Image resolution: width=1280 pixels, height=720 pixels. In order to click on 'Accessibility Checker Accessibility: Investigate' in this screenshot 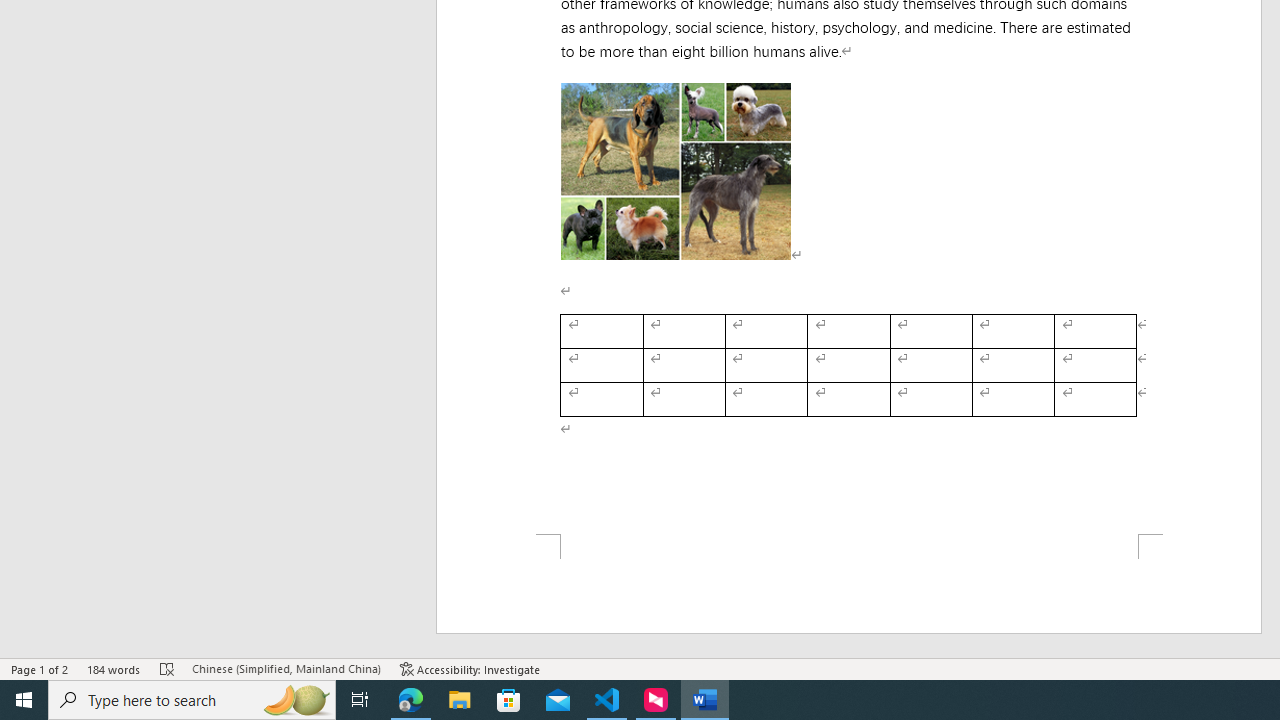, I will do `click(469, 669)`.